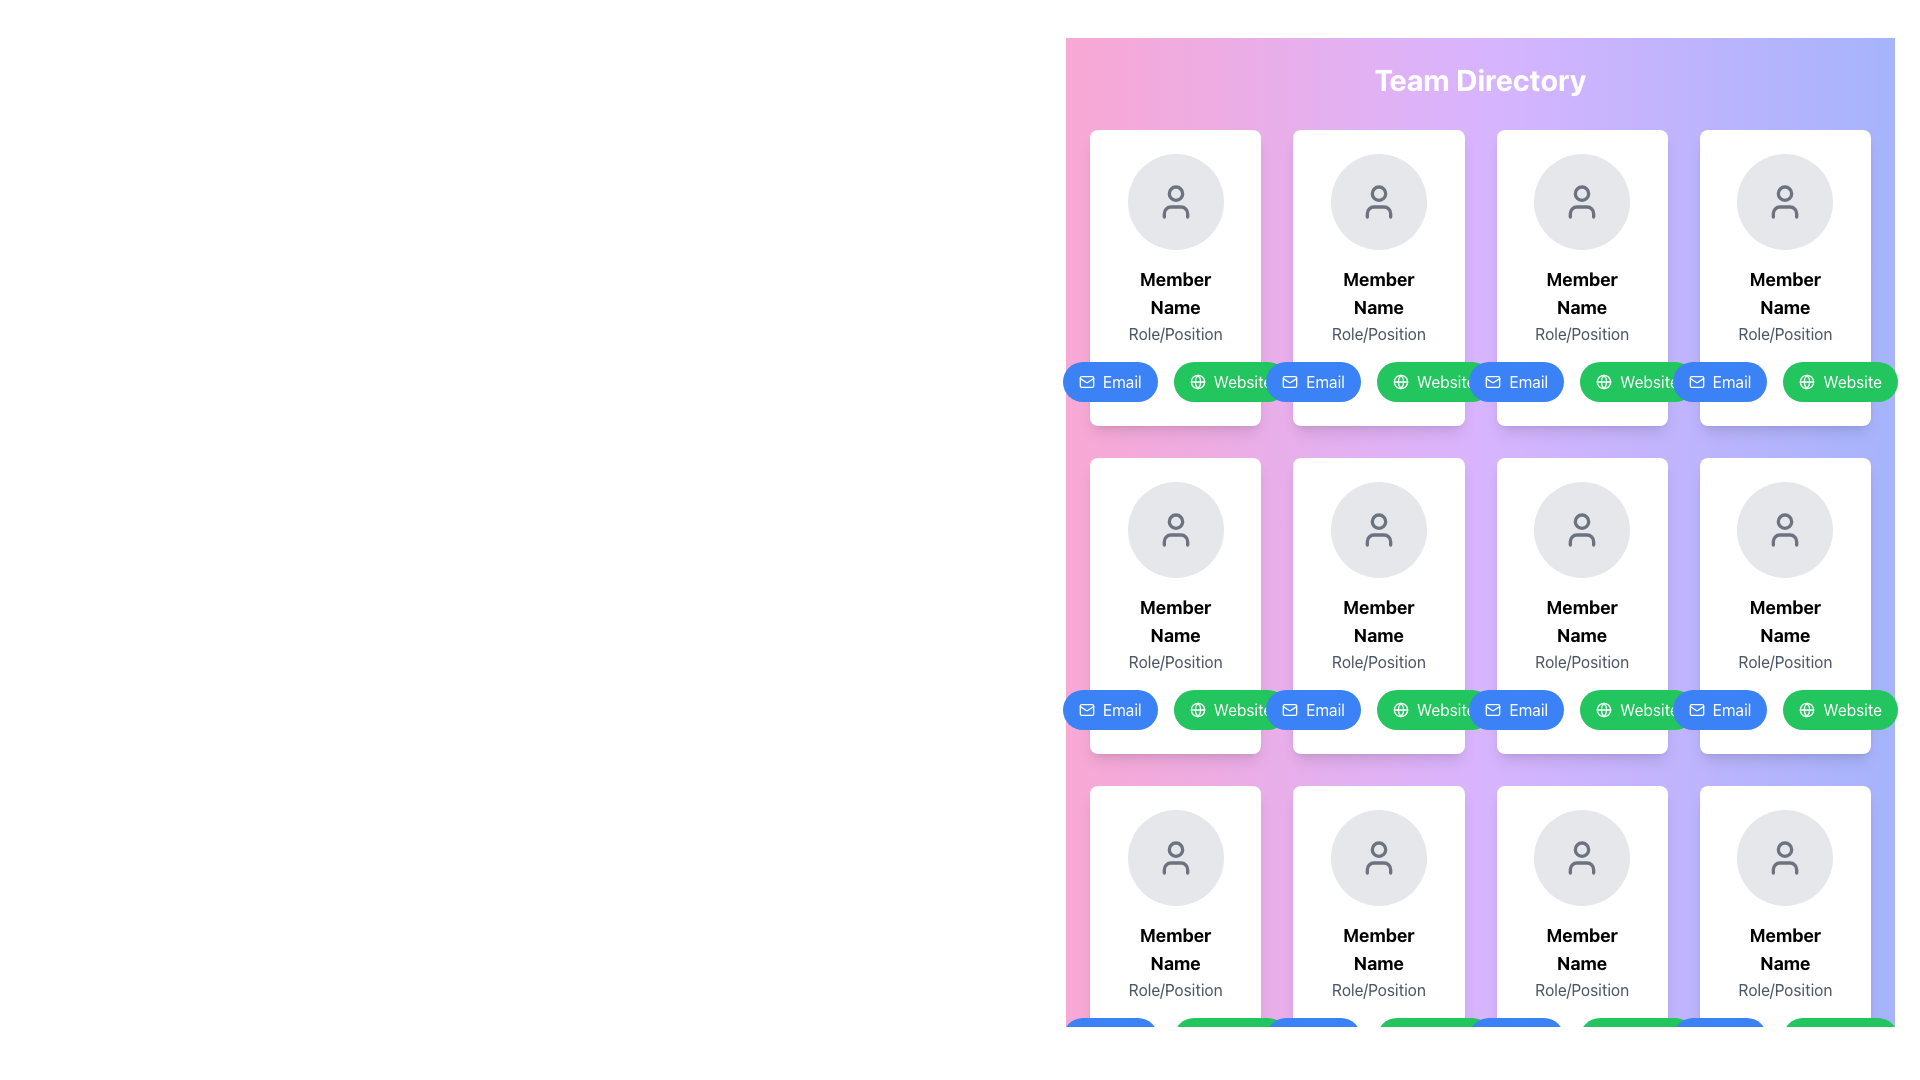  I want to click on the text label displaying 'Role/Position' in gray color, which is located below the 'Member Name' label in the fourth card of the third row within the 'Team Directory' section, so click(1377, 990).